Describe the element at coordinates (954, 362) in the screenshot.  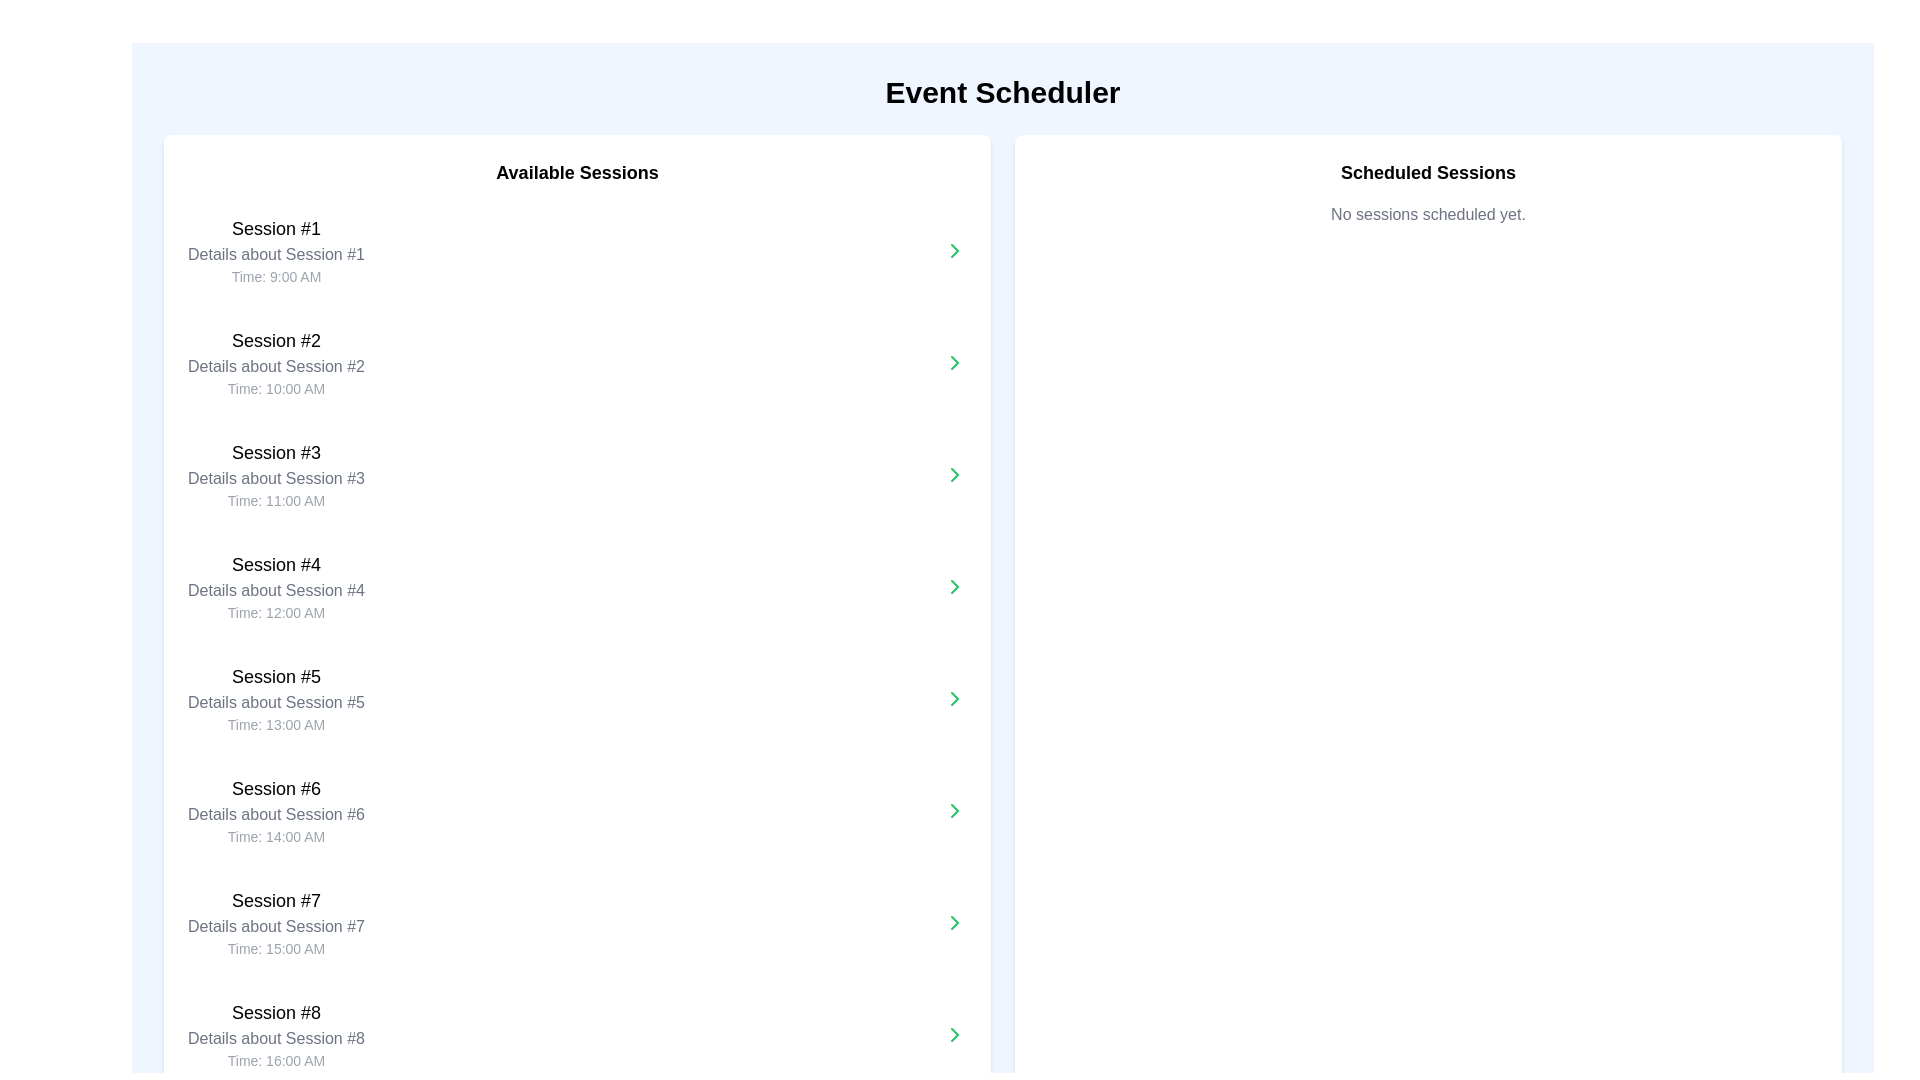
I see `the navigation button located to the right of the second session's information, specifically after the 'Time: 10:00 AM' text` at that location.